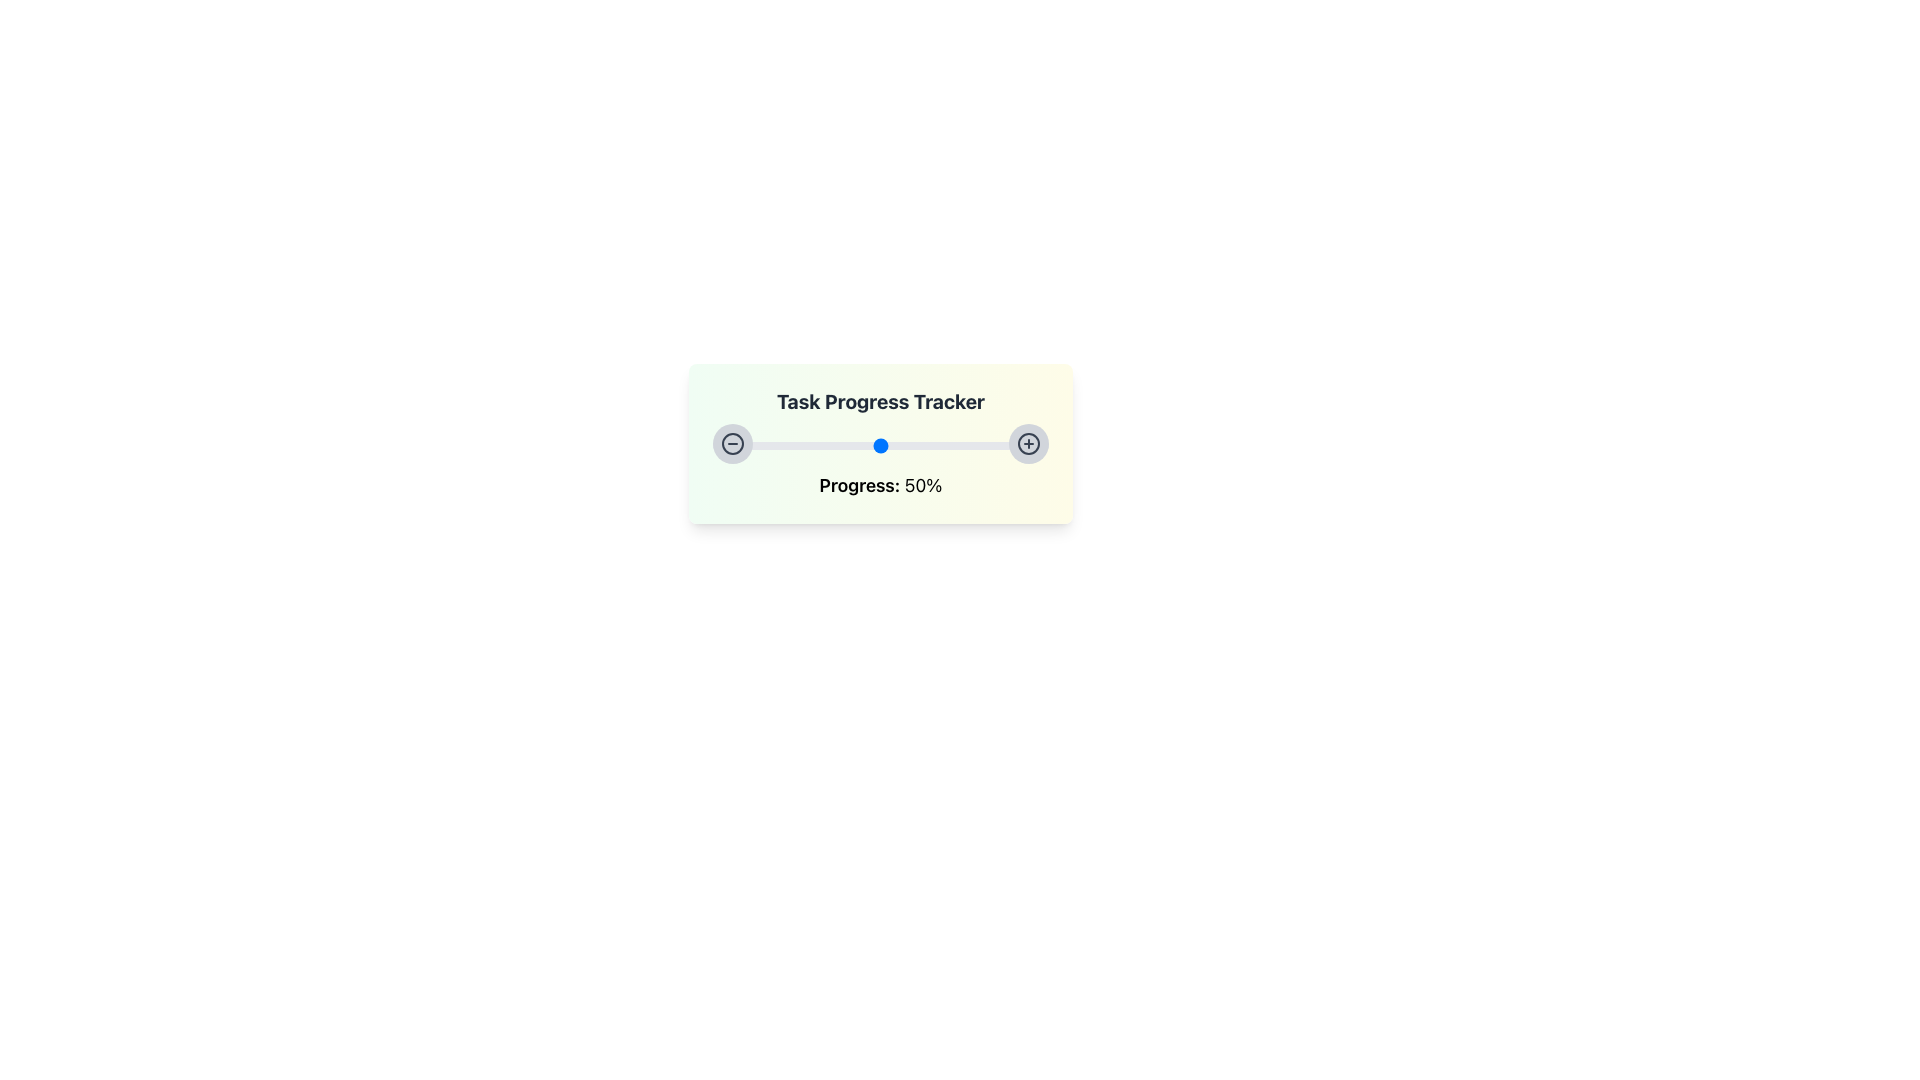  I want to click on the slider, so click(725, 445).